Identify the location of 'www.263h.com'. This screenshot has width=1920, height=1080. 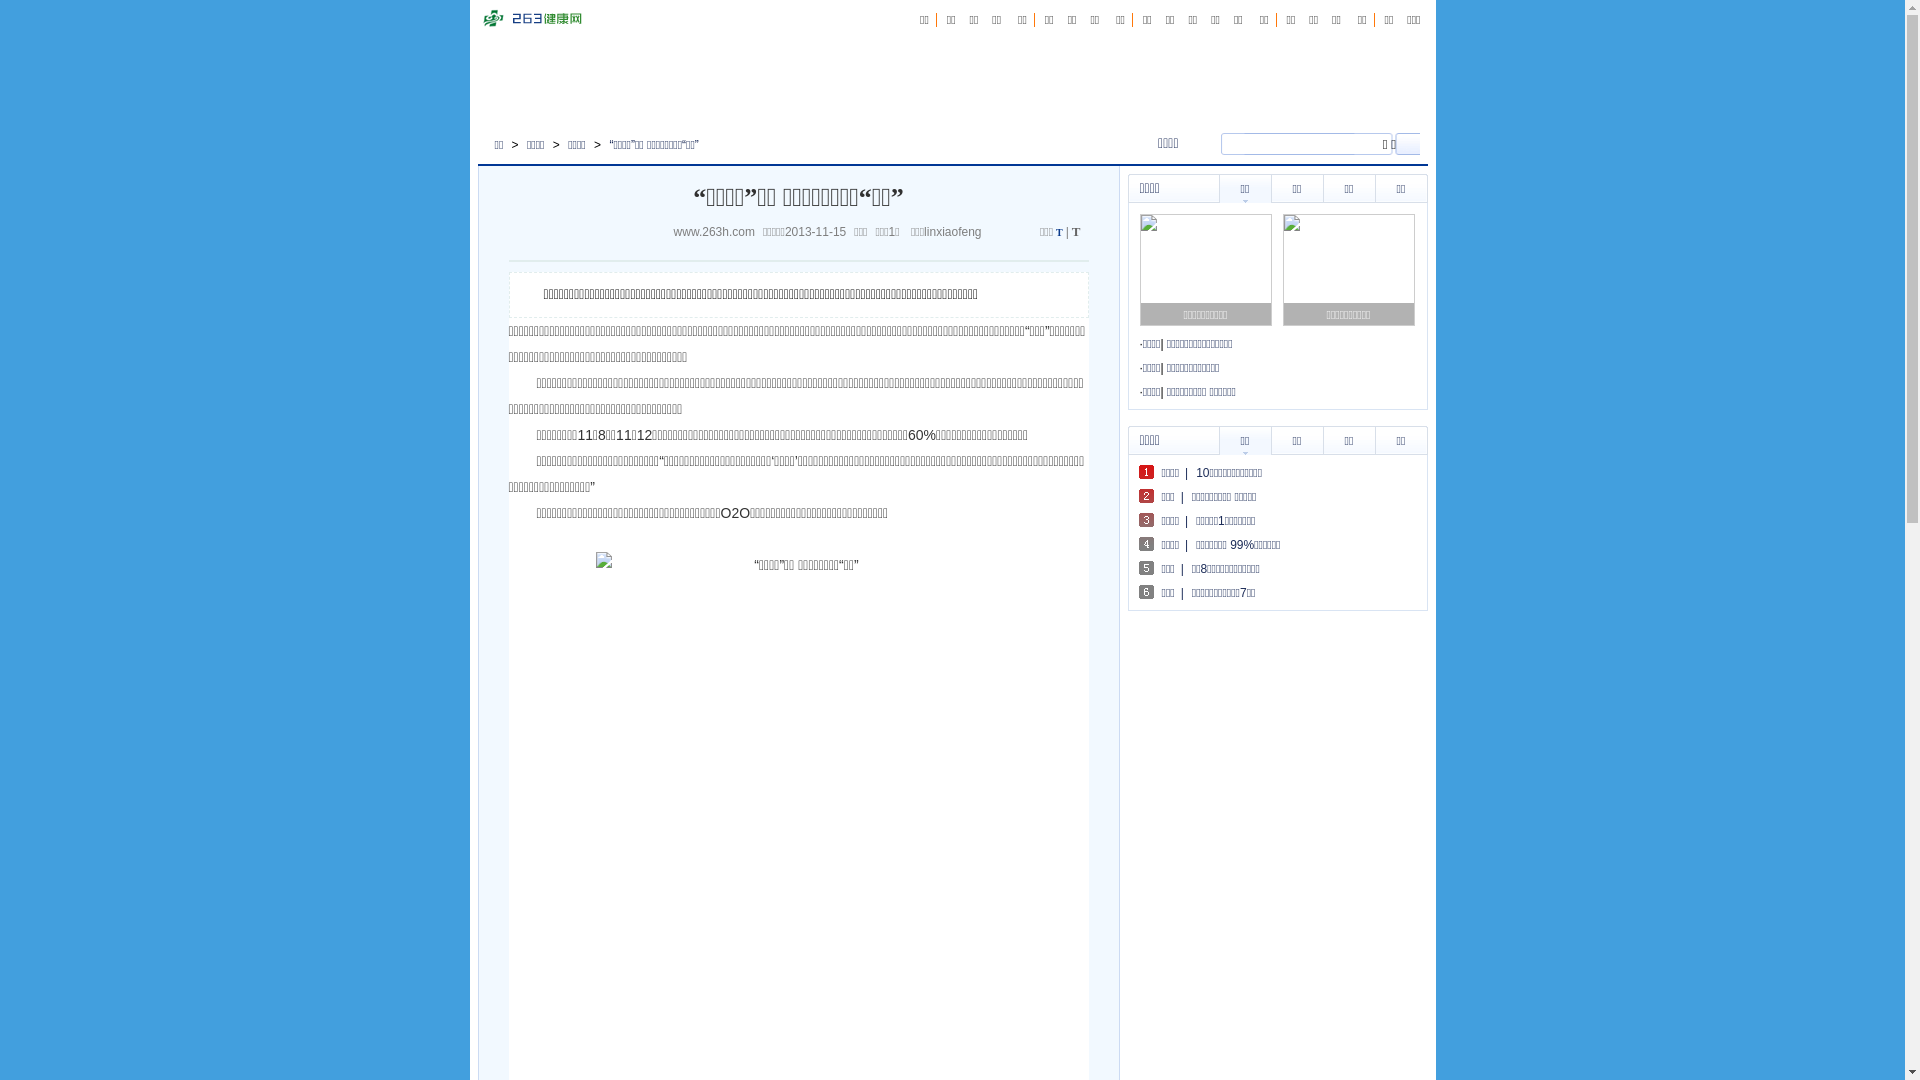
(718, 230).